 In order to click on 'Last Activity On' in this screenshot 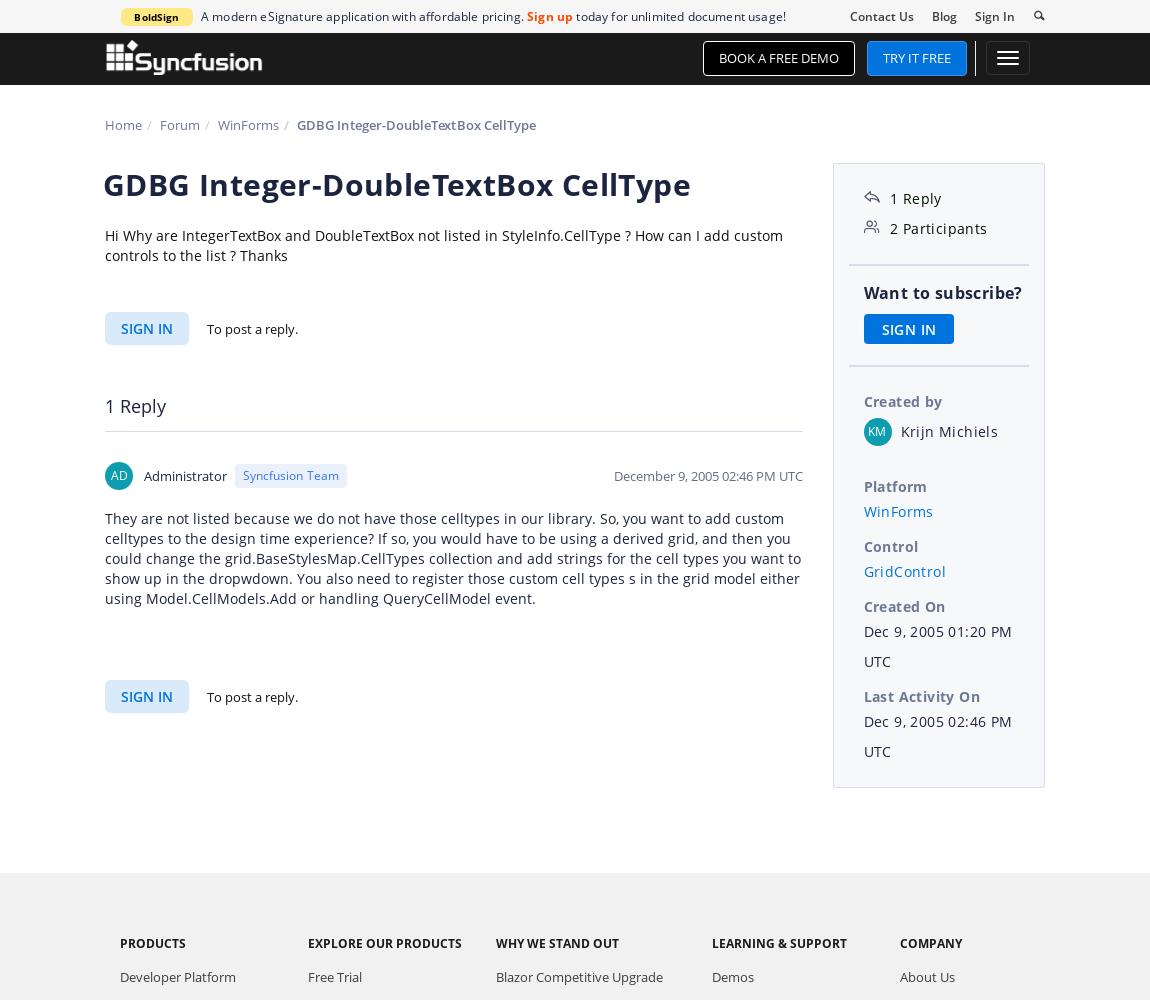, I will do `click(921, 694)`.